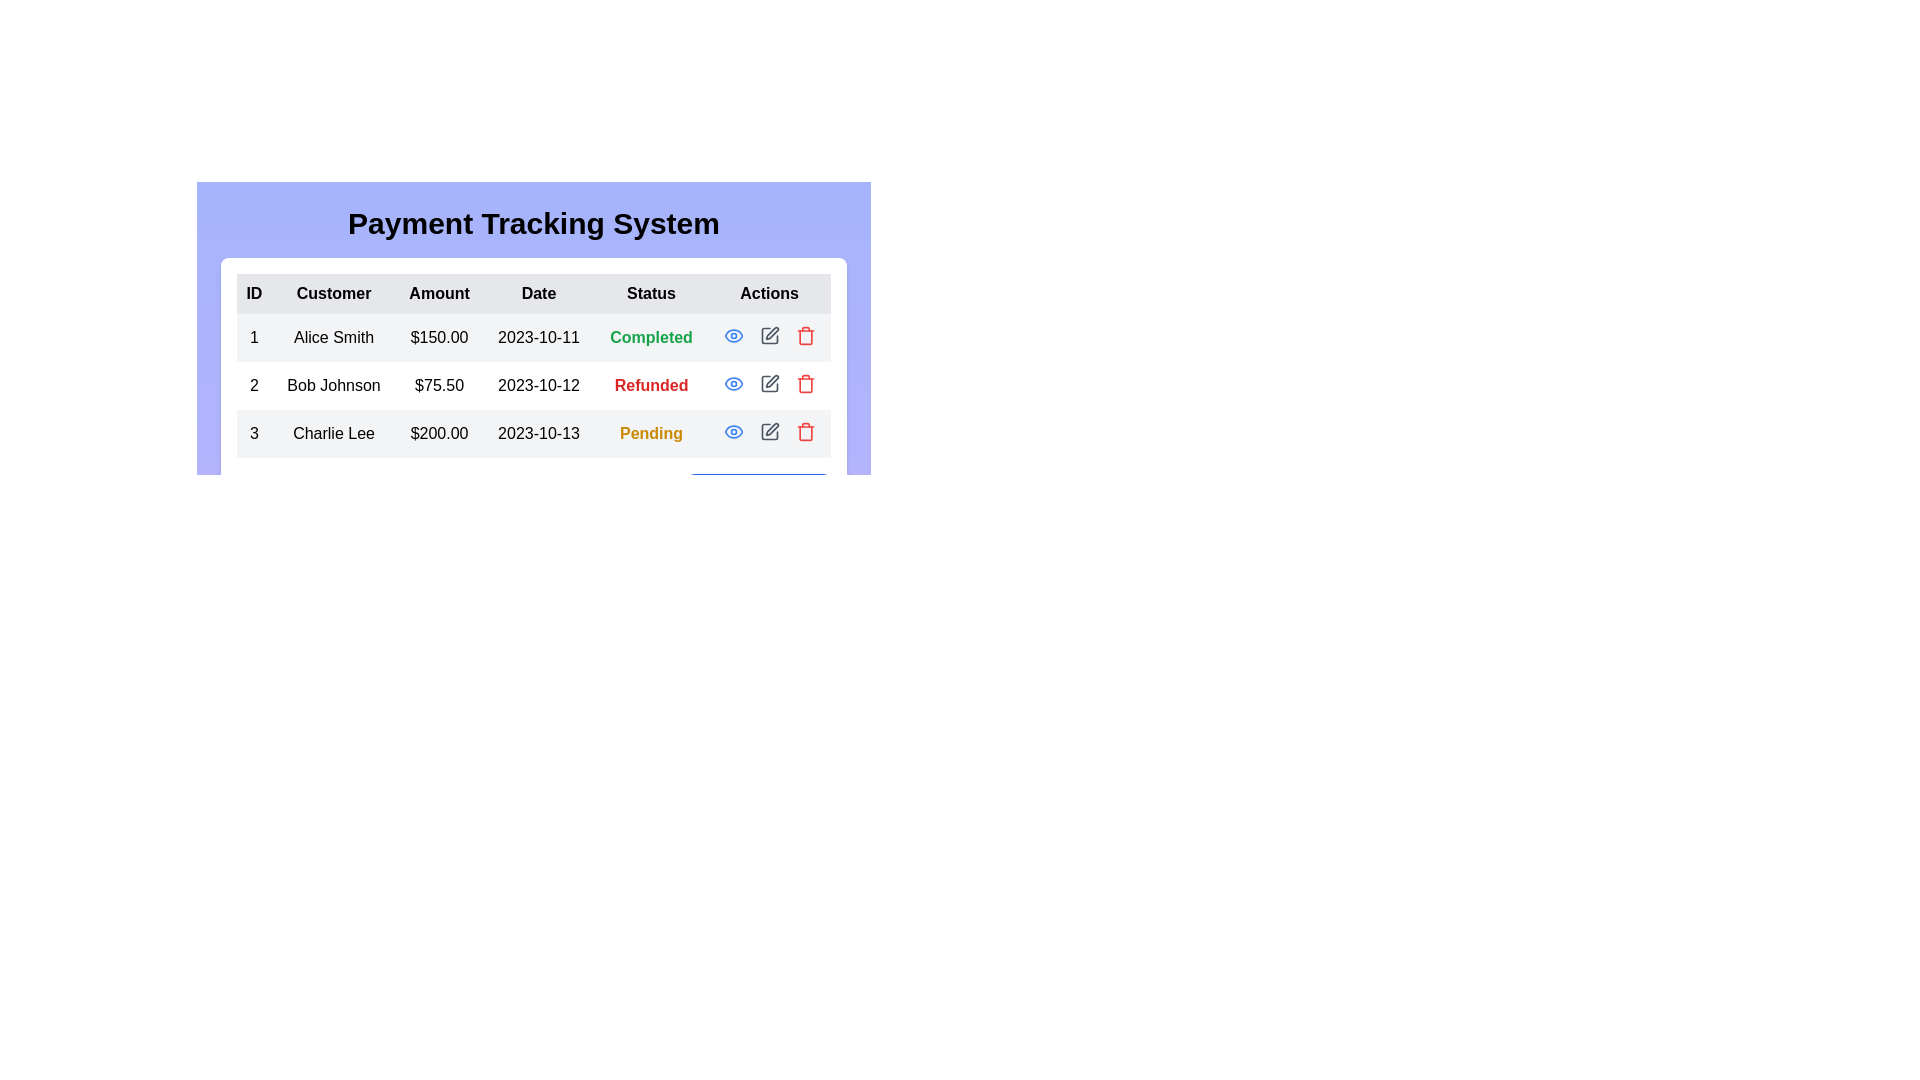 This screenshot has width=1920, height=1080. I want to click on the outer shape of the eye-like SVG icon in the 'Actions' column of the third row, so click(732, 334).